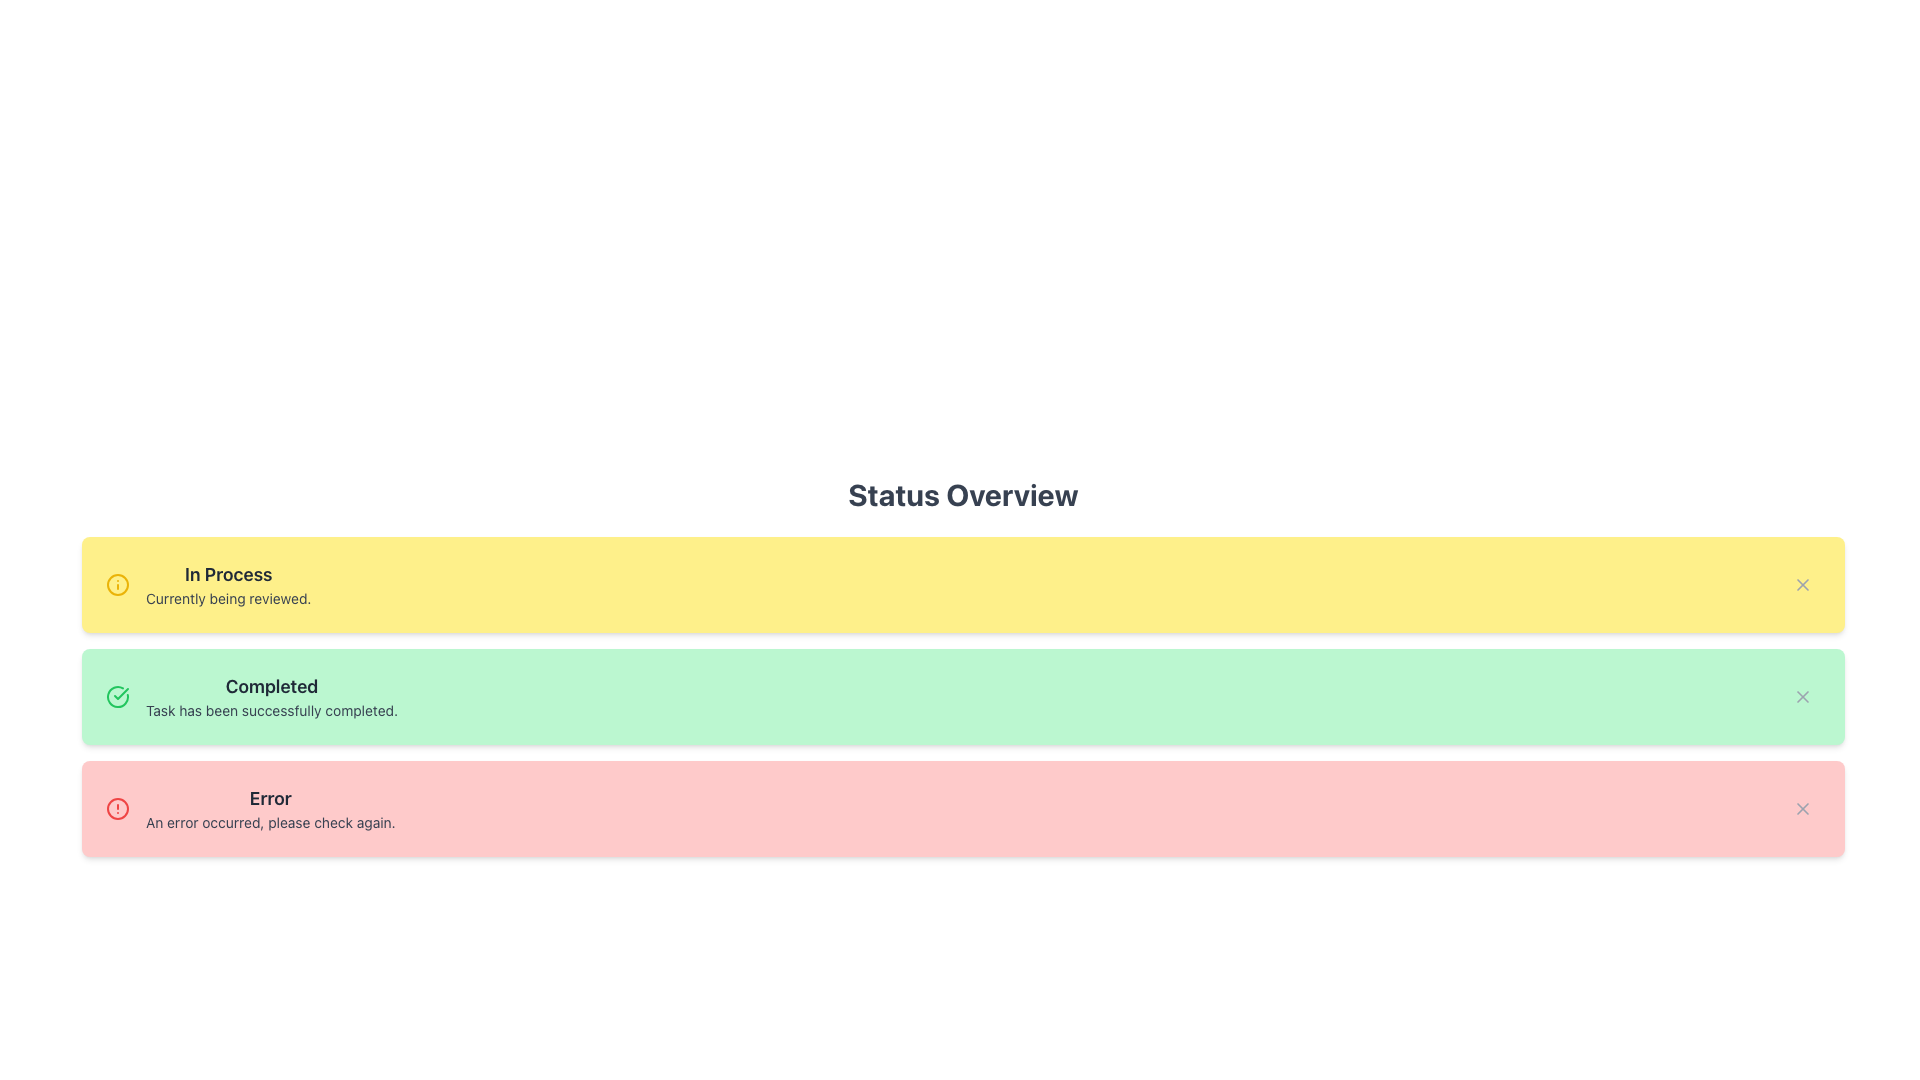  What do you see at coordinates (208, 585) in the screenshot?
I see `the Text Display with Icon that shows 'In Process' and 'Currently being reviewed.' with an info icon on a yellow background` at bounding box center [208, 585].